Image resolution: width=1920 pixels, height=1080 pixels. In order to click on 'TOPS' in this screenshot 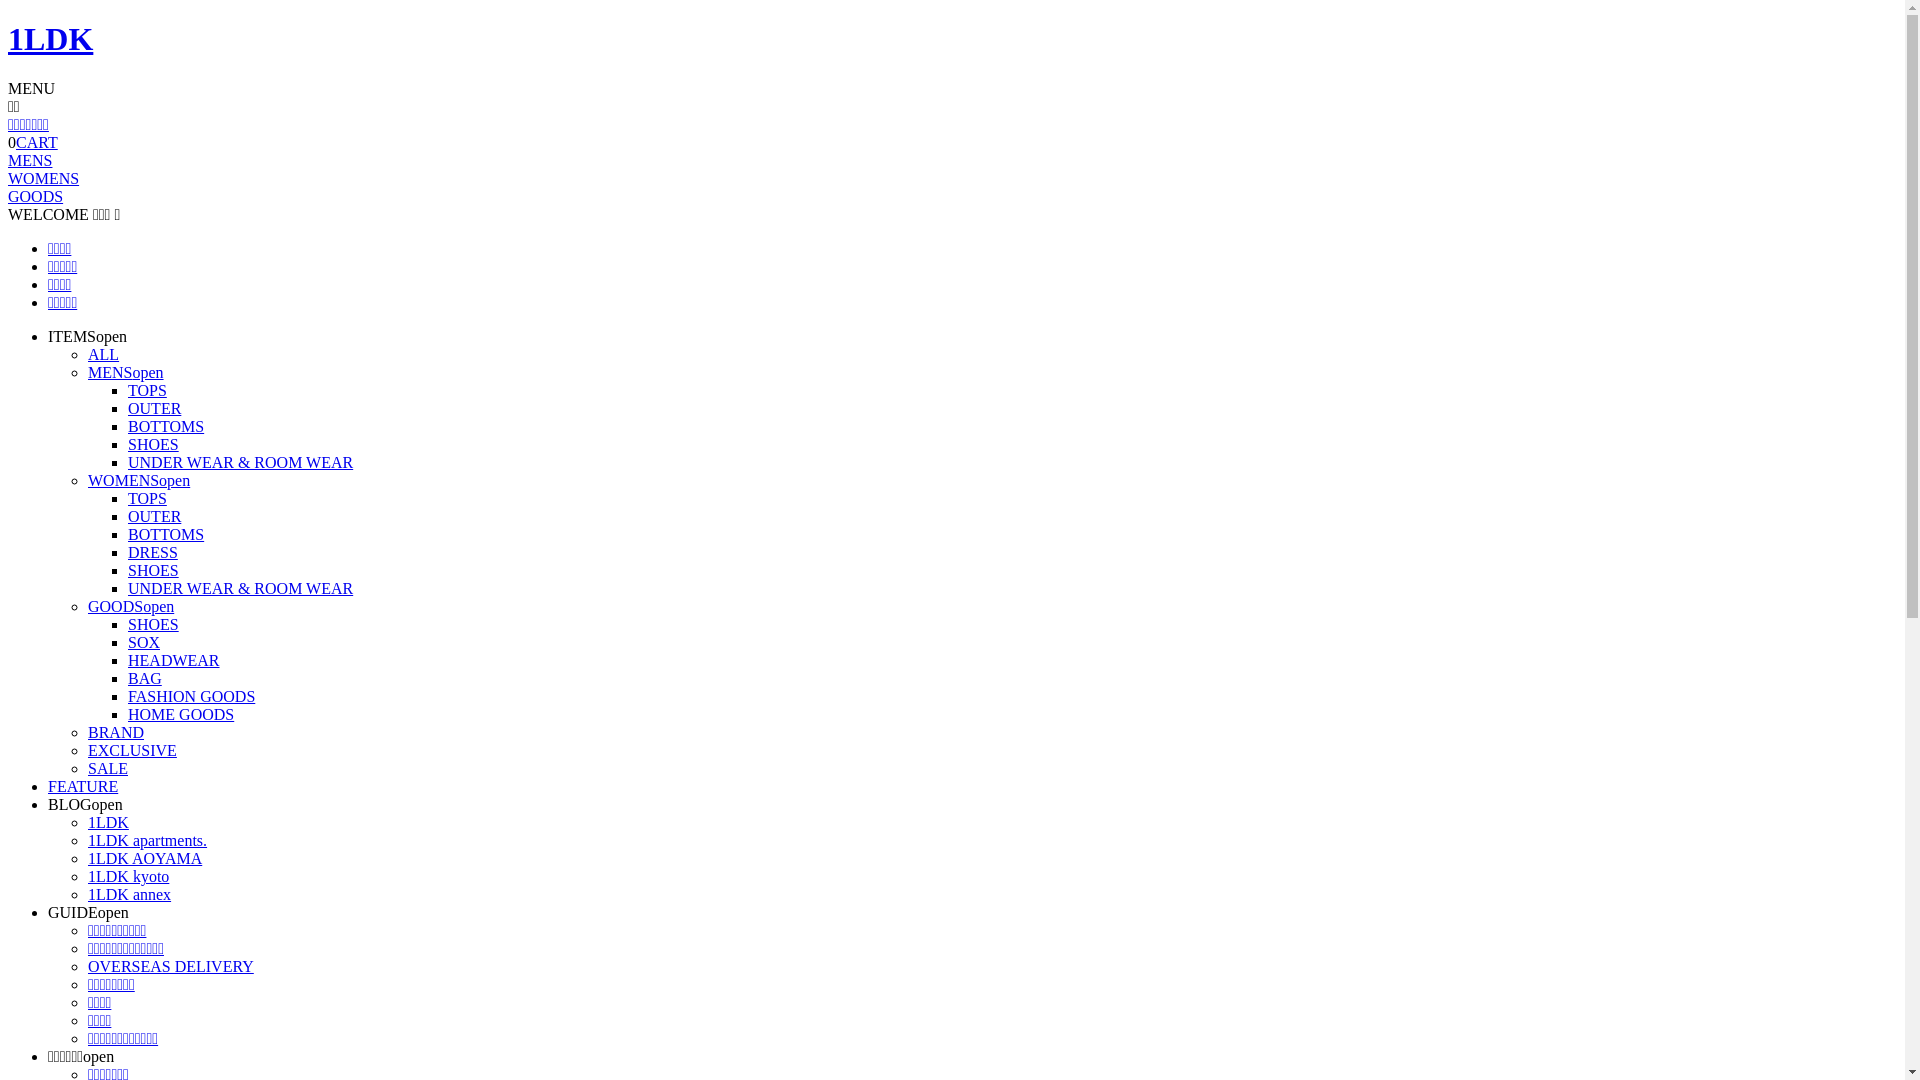, I will do `click(146, 497)`.